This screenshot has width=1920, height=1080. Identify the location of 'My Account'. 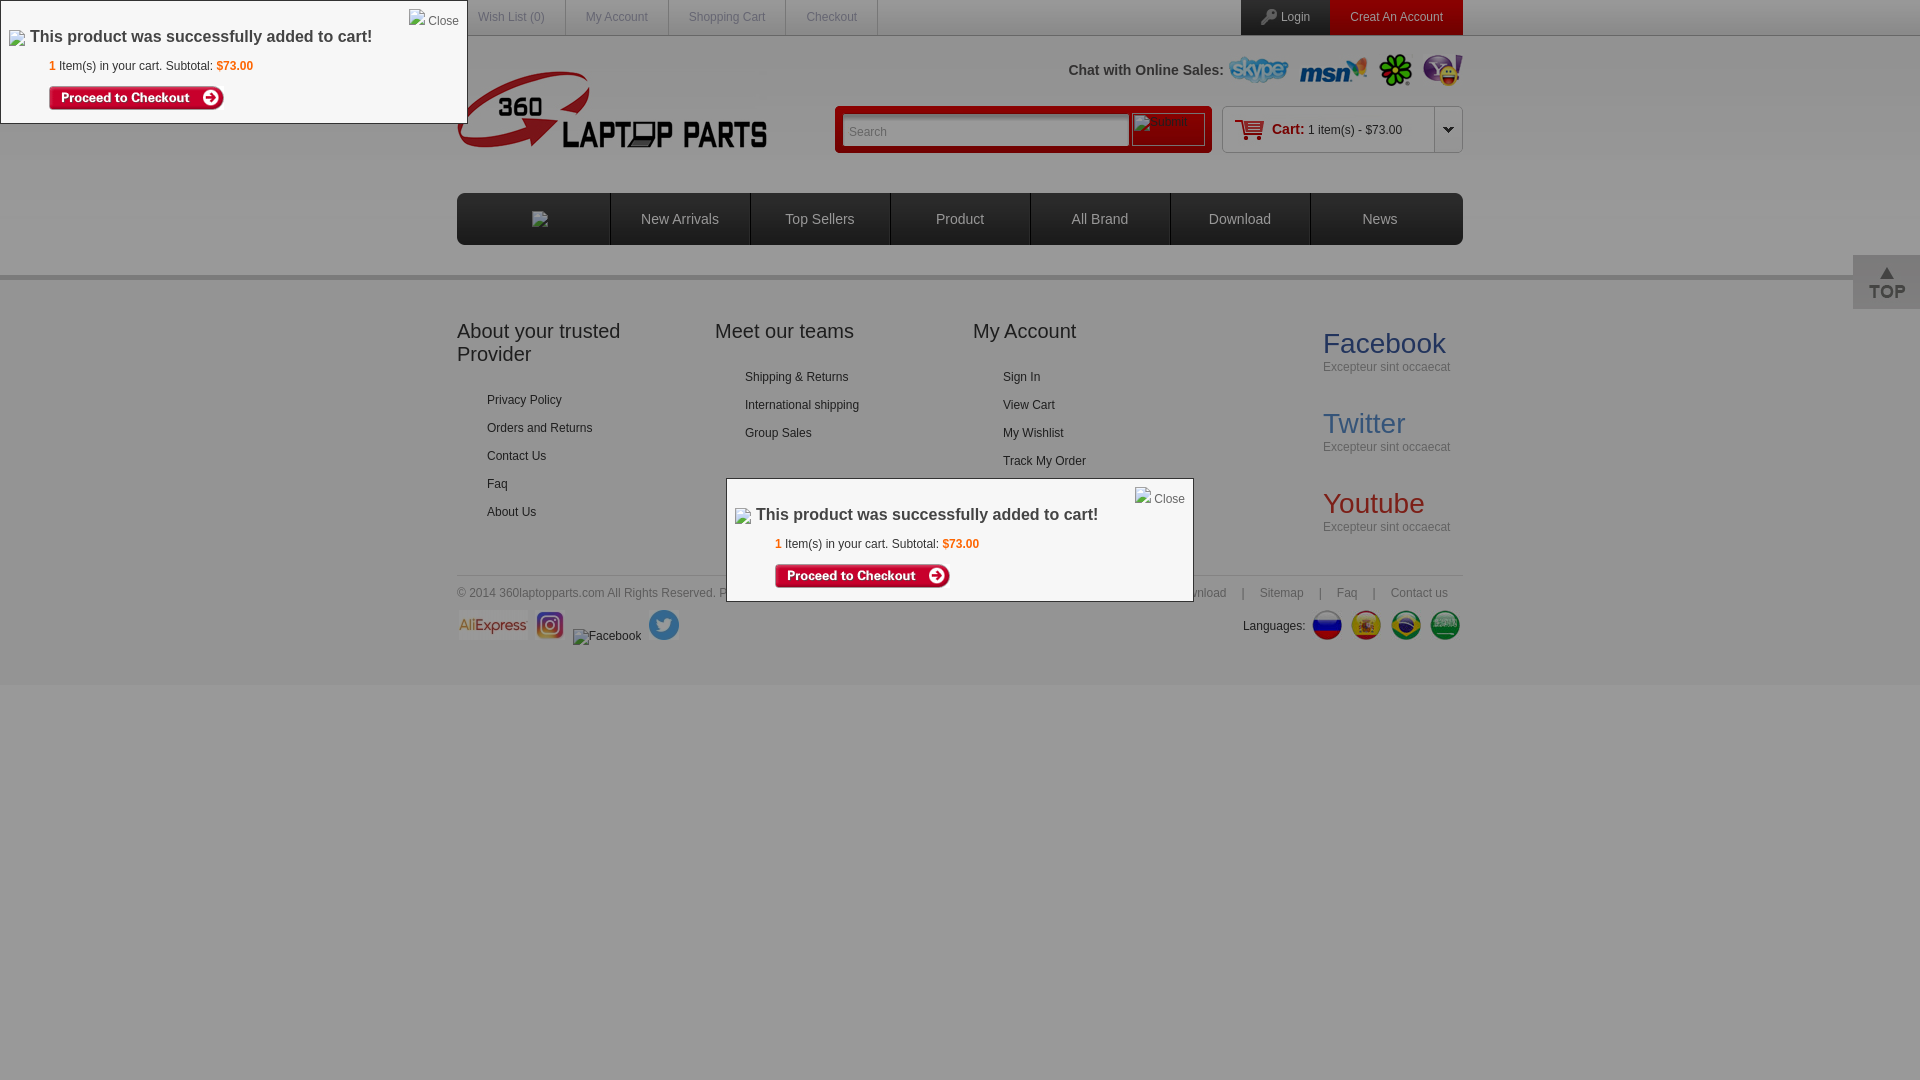
(616, 16).